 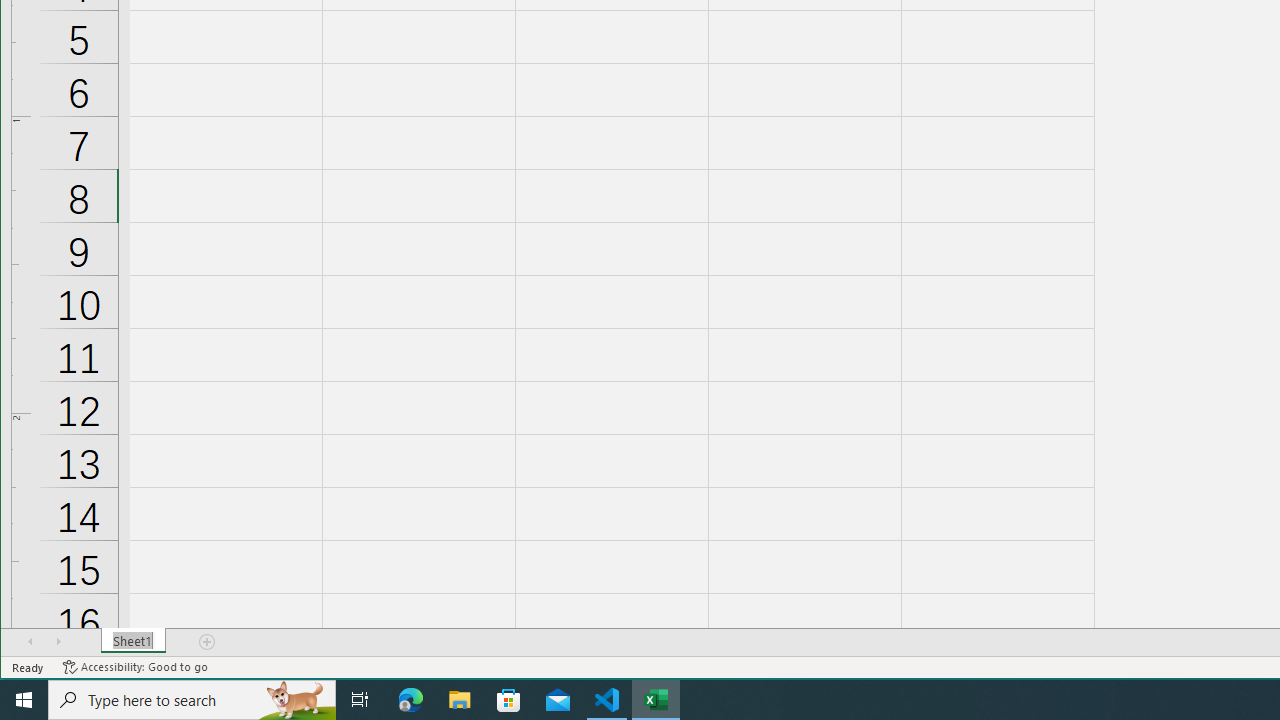 What do you see at coordinates (509, 698) in the screenshot?
I see `'Microsoft Store'` at bounding box center [509, 698].